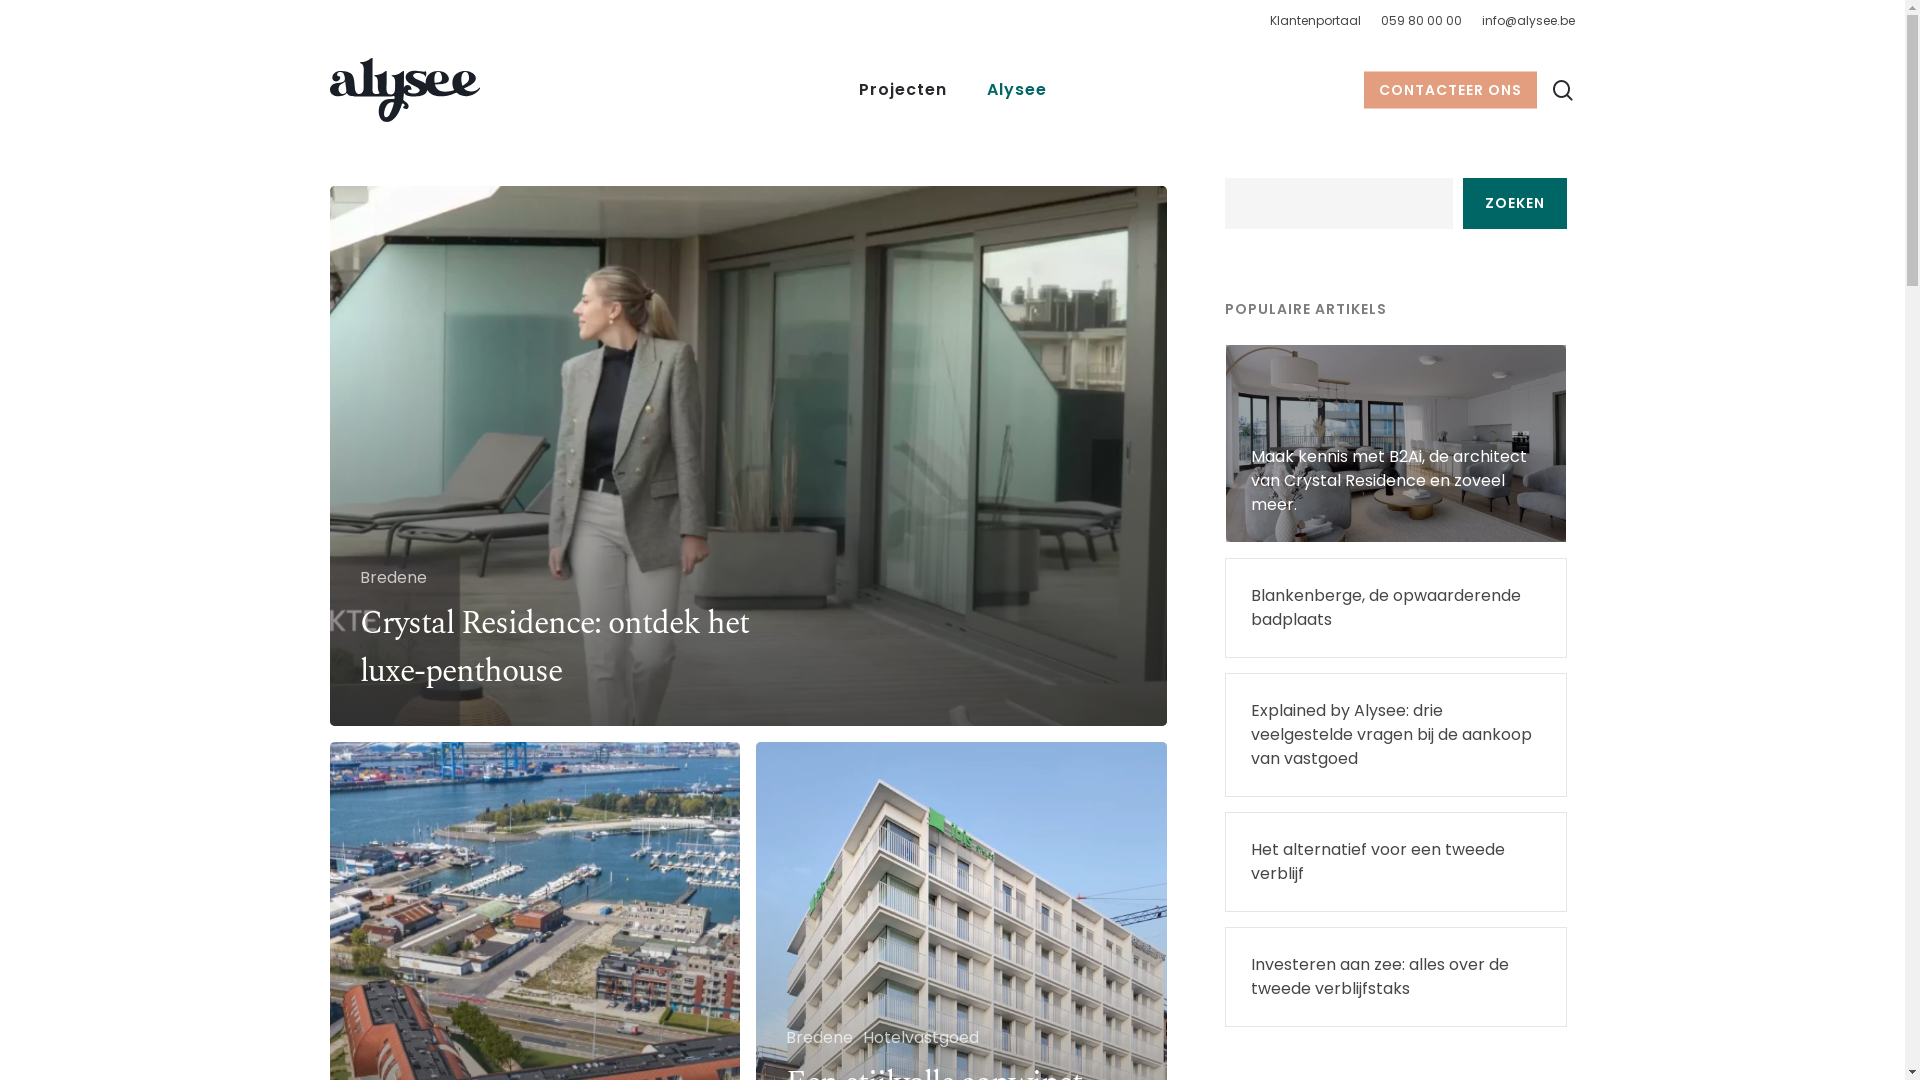 The height and width of the screenshot is (1080, 1920). What do you see at coordinates (920, 1036) in the screenshot?
I see `'Hotelvastgoed'` at bounding box center [920, 1036].